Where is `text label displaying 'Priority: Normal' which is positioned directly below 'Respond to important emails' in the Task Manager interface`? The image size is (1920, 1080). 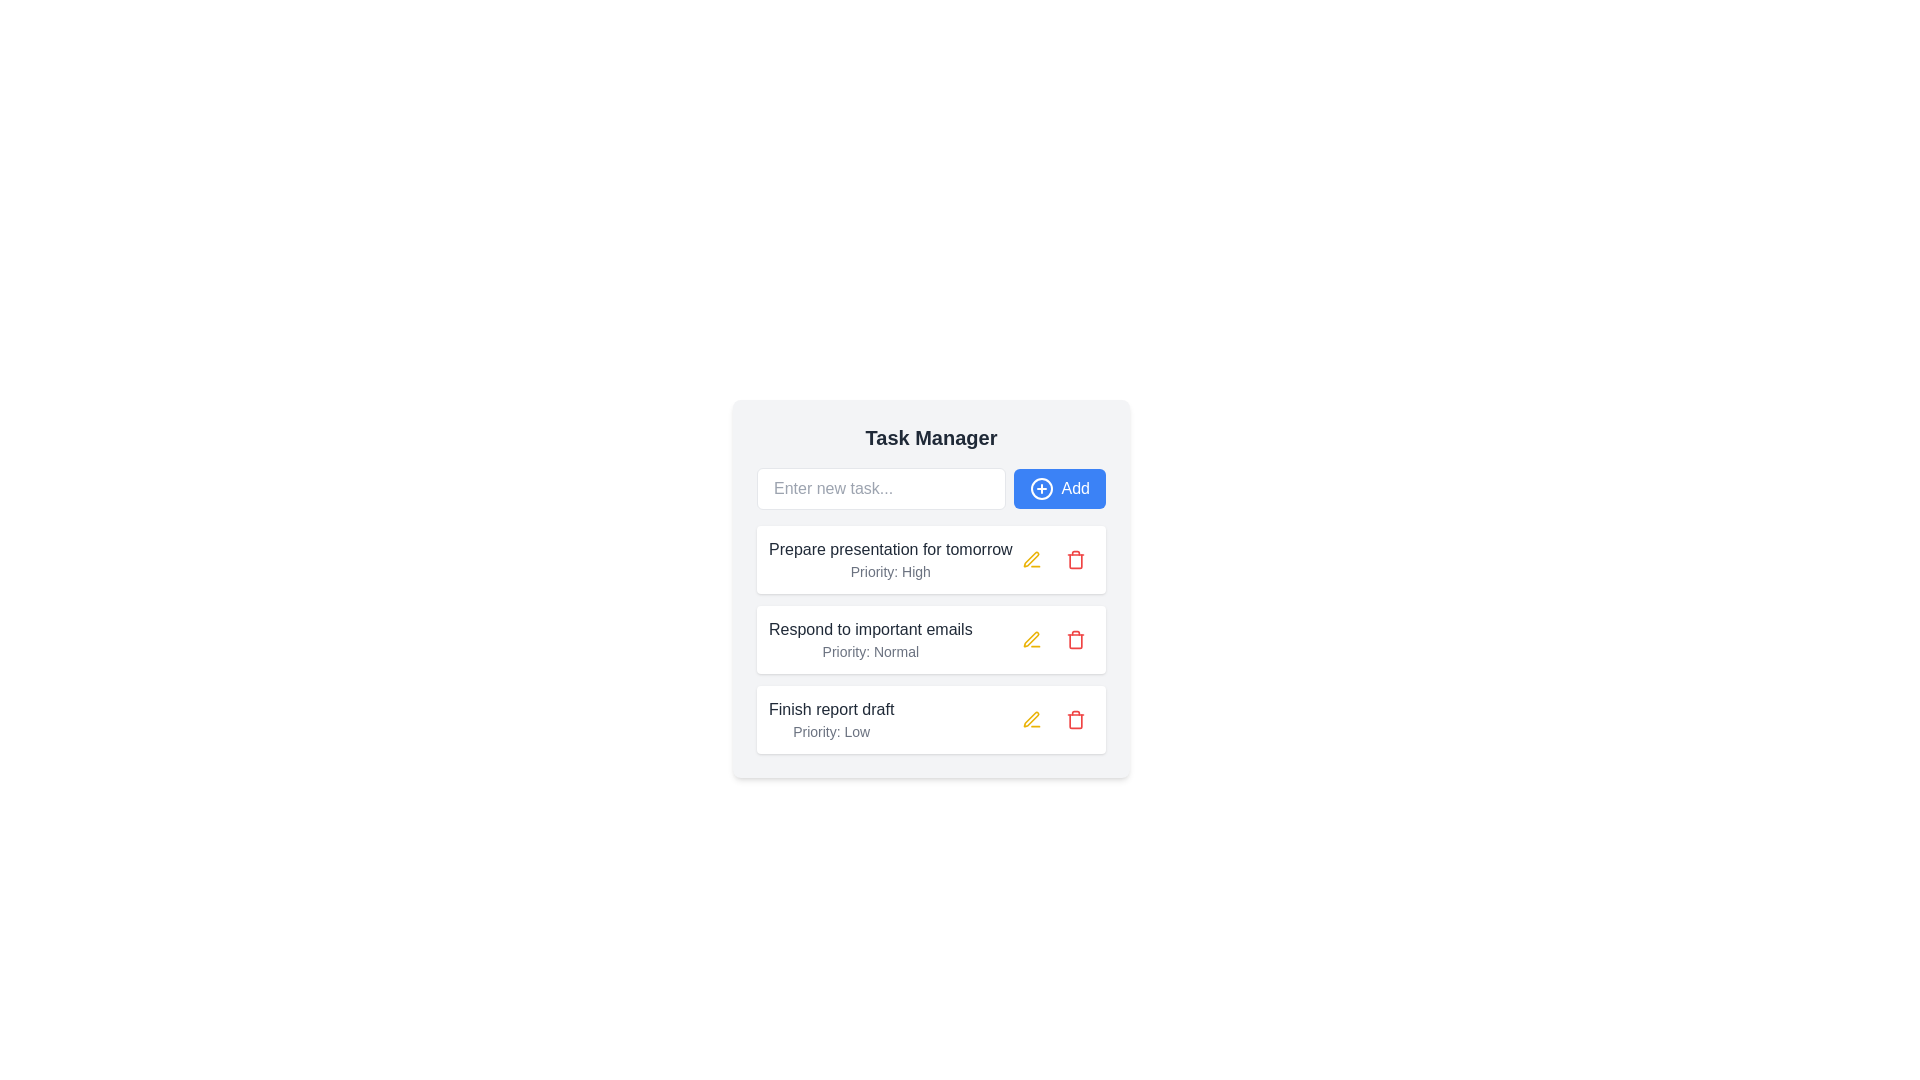 text label displaying 'Priority: Normal' which is positioned directly below 'Respond to important emails' in the Task Manager interface is located at coordinates (870, 651).